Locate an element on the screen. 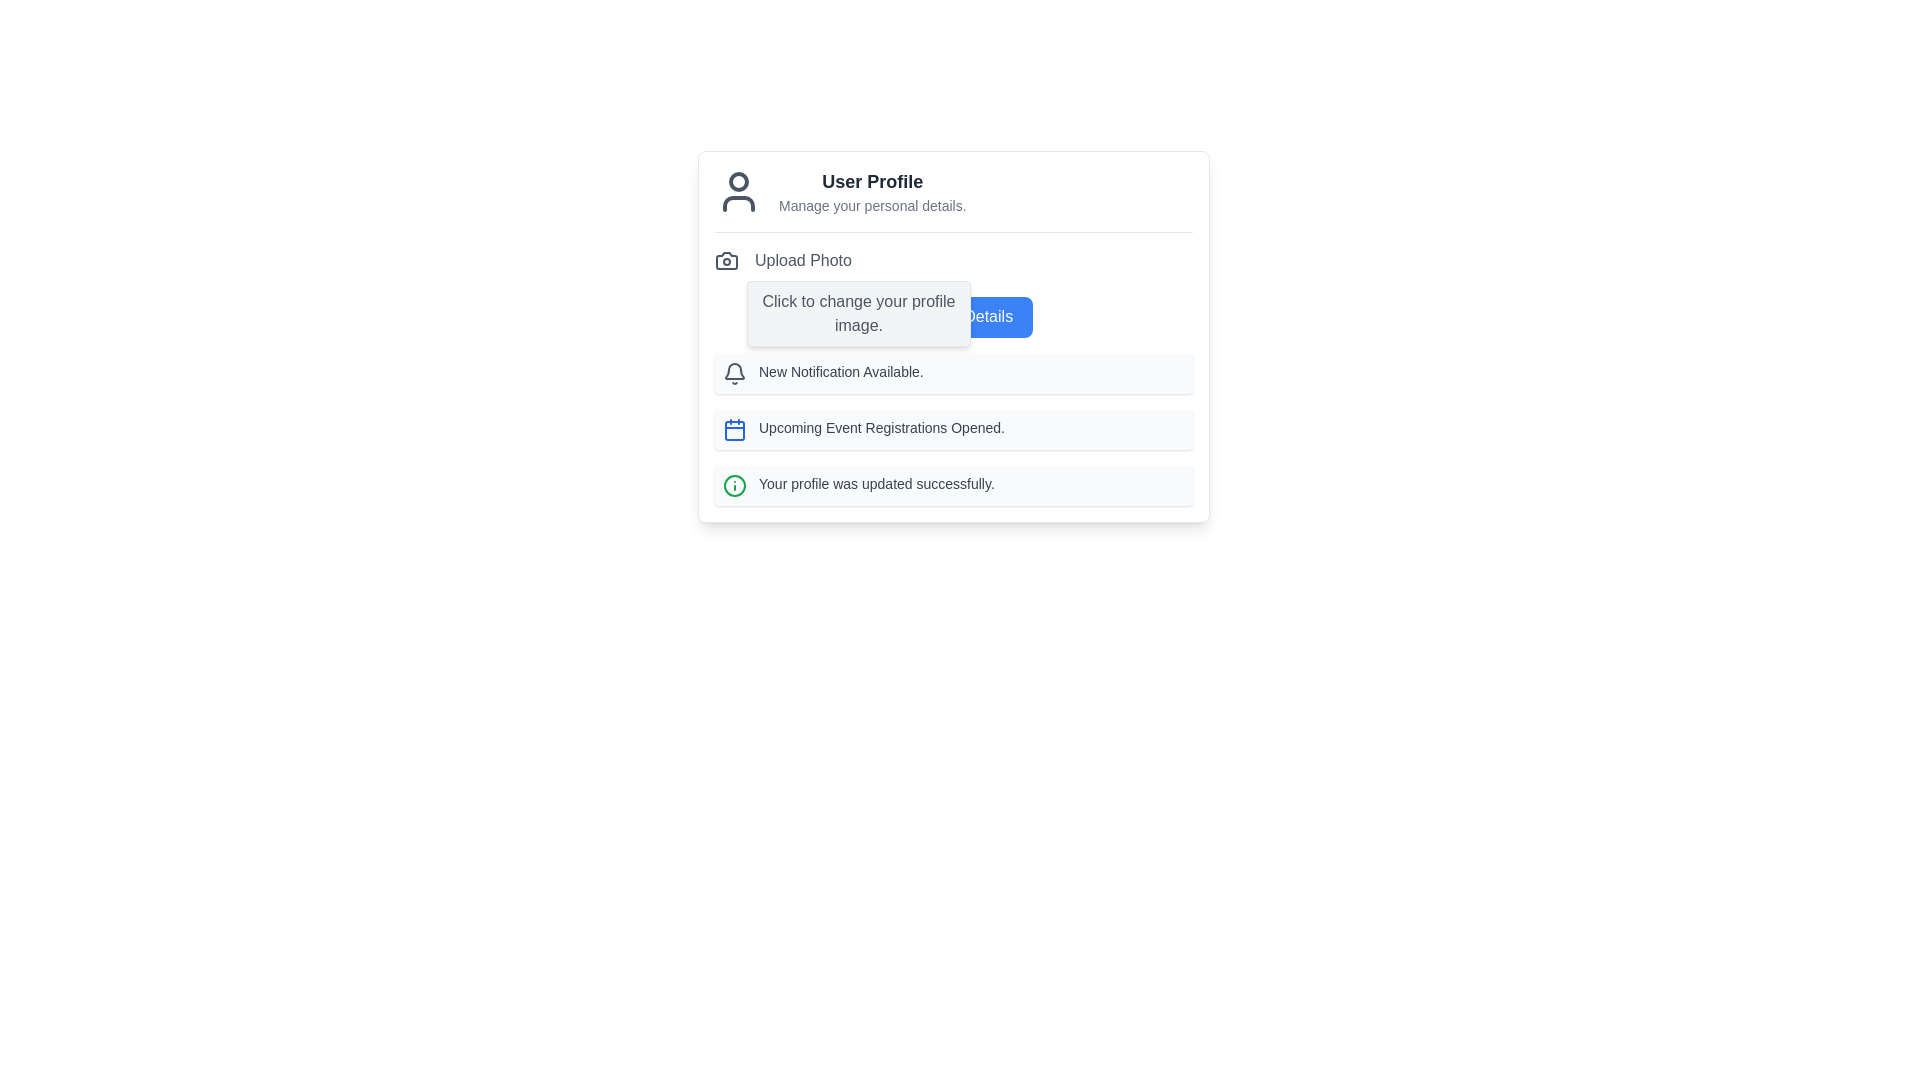 This screenshot has width=1920, height=1080. information from the 'User Profile' text block, which includes the bold header 'User Profile' and the smaller text 'Manage your personal details.' located at the top of the user interface section is located at coordinates (872, 192).